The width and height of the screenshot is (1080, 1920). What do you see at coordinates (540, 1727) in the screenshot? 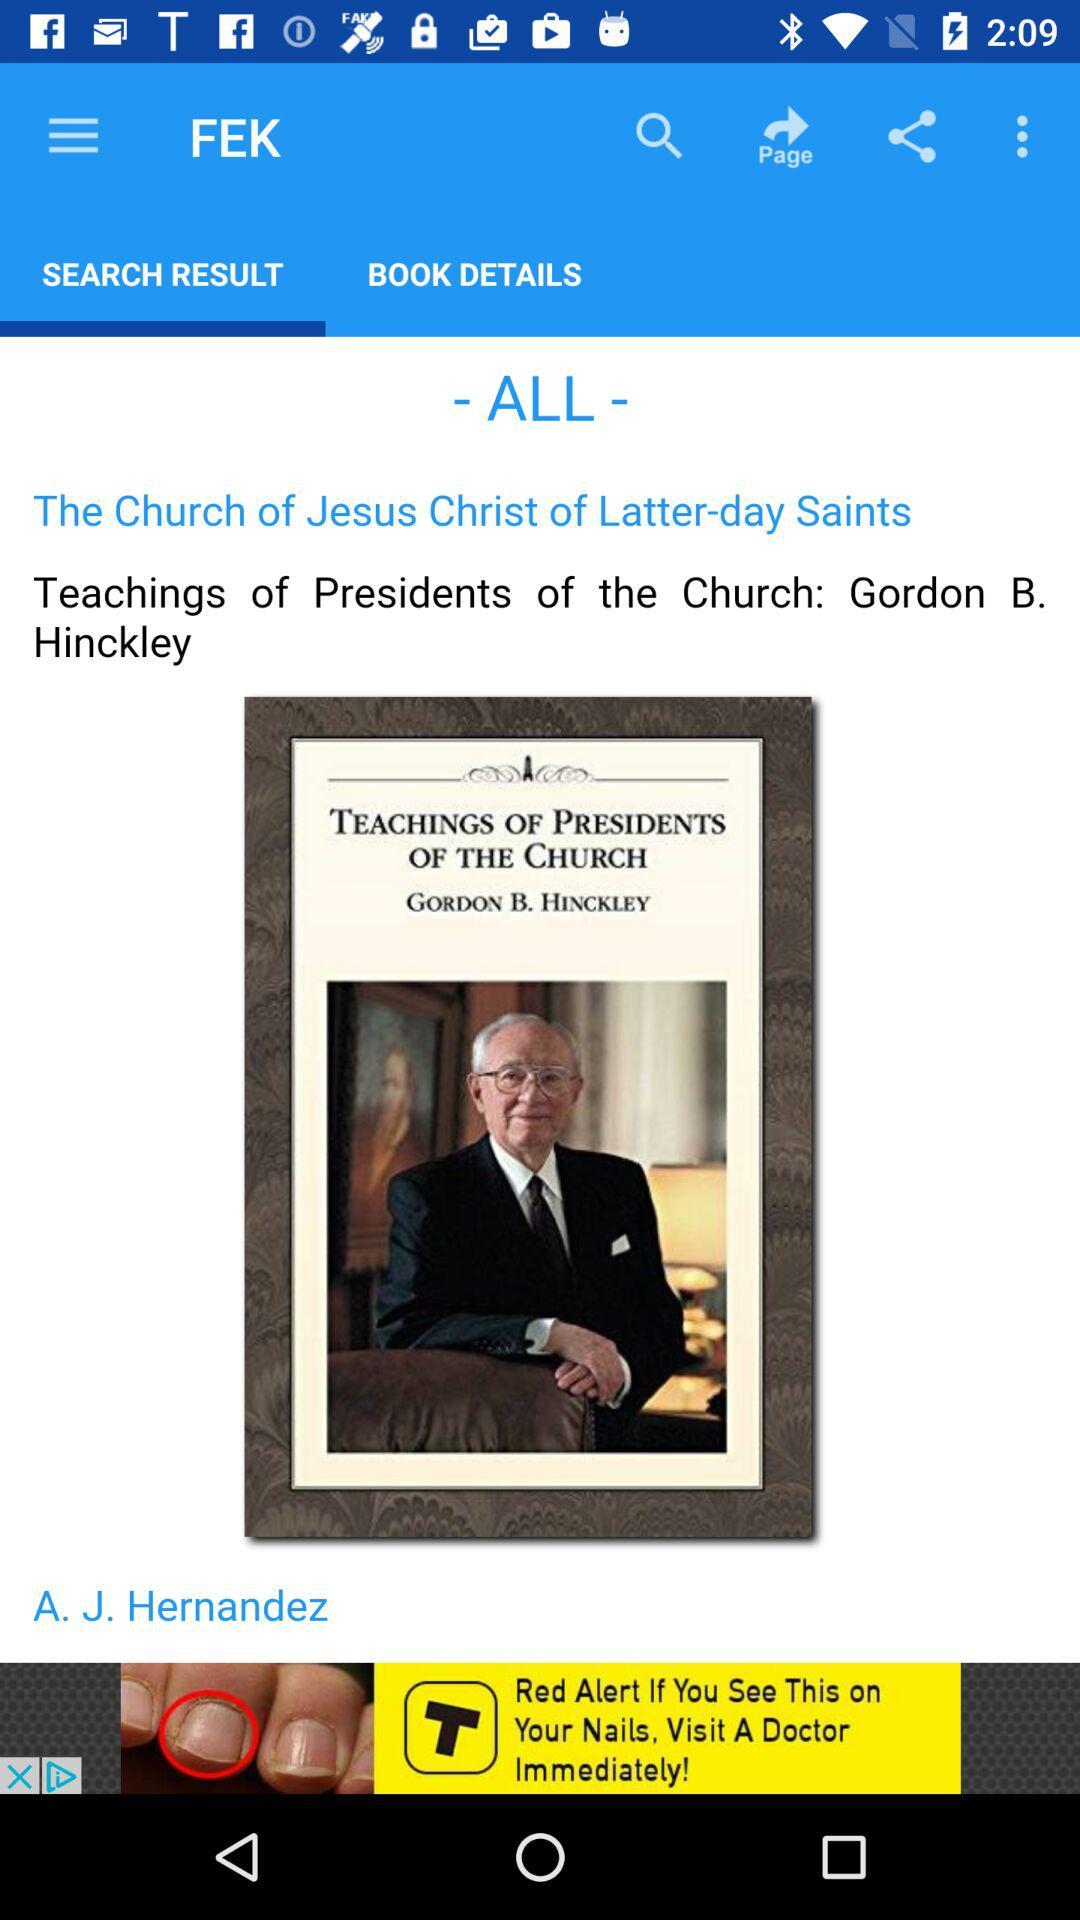
I see `advertisement` at bounding box center [540, 1727].